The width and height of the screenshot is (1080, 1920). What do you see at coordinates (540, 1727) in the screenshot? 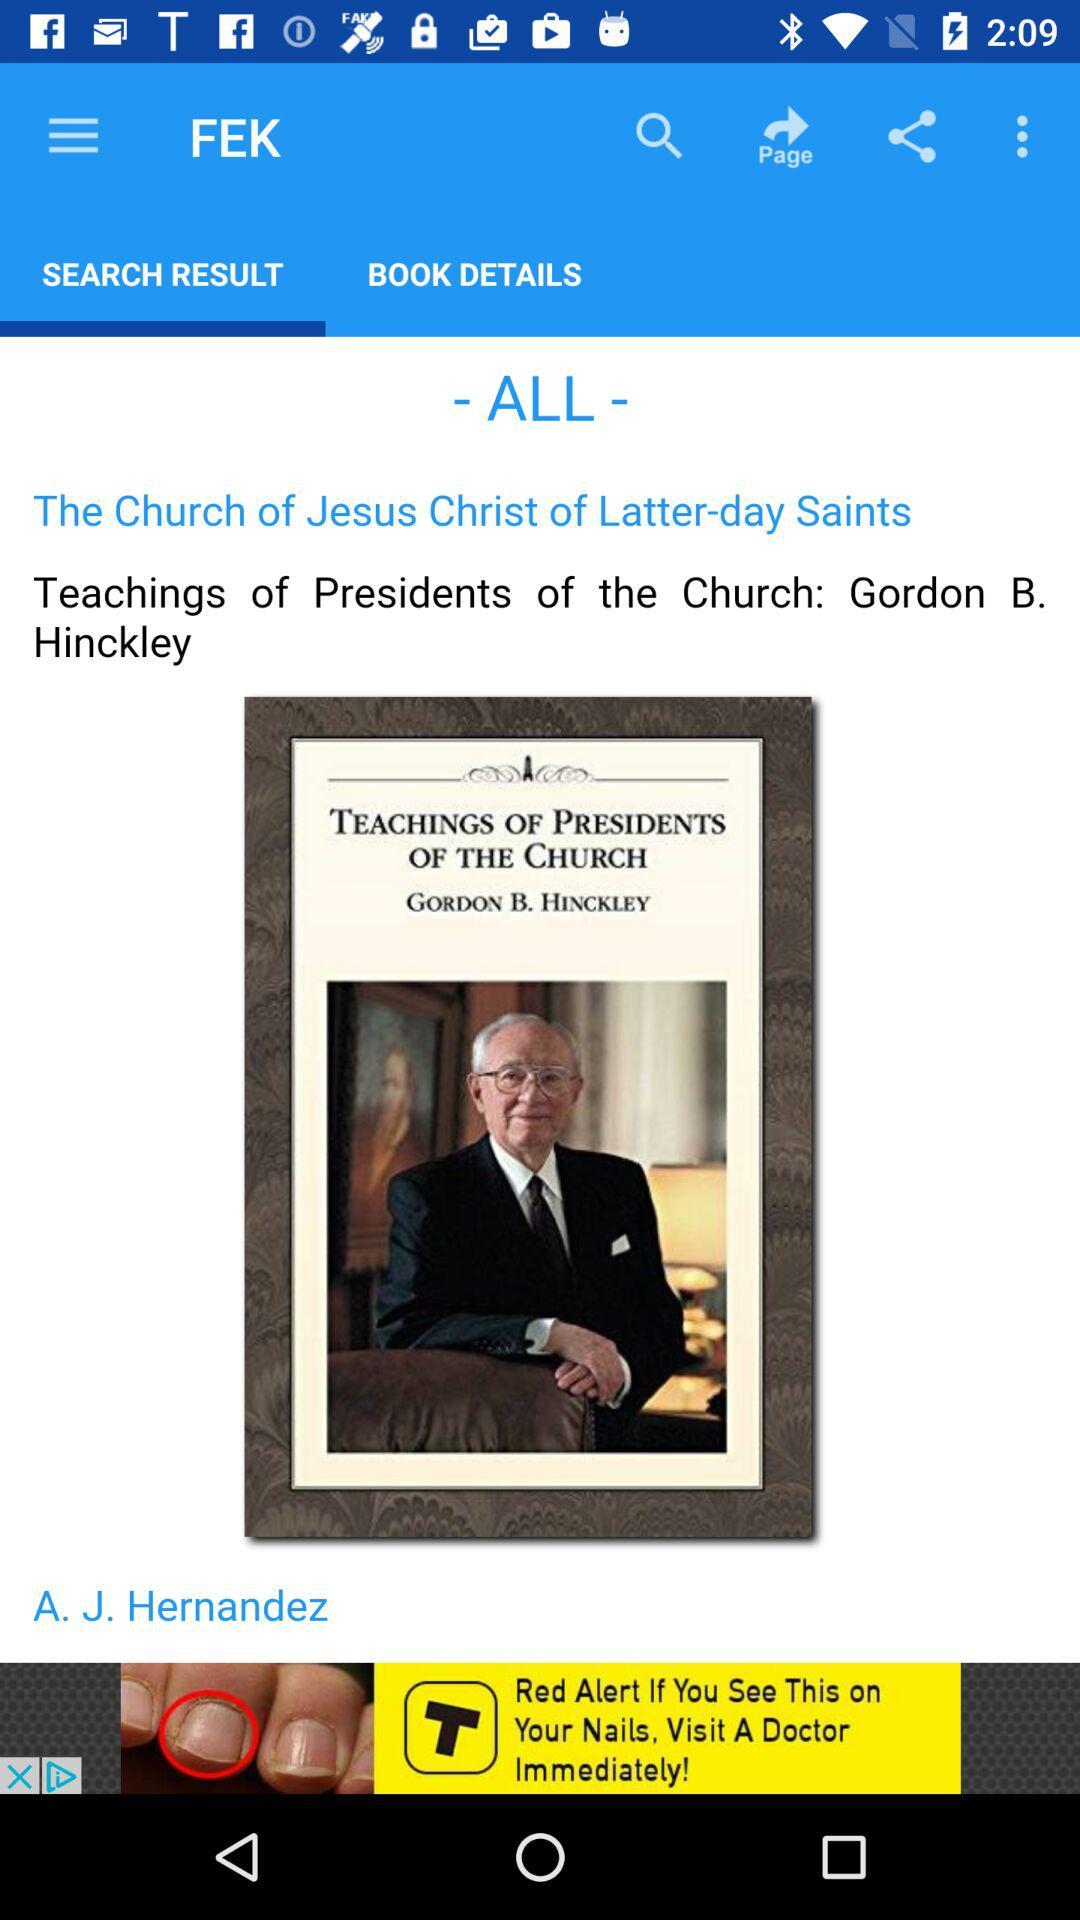
I see `advertisement` at bounding box center [540, 1727].